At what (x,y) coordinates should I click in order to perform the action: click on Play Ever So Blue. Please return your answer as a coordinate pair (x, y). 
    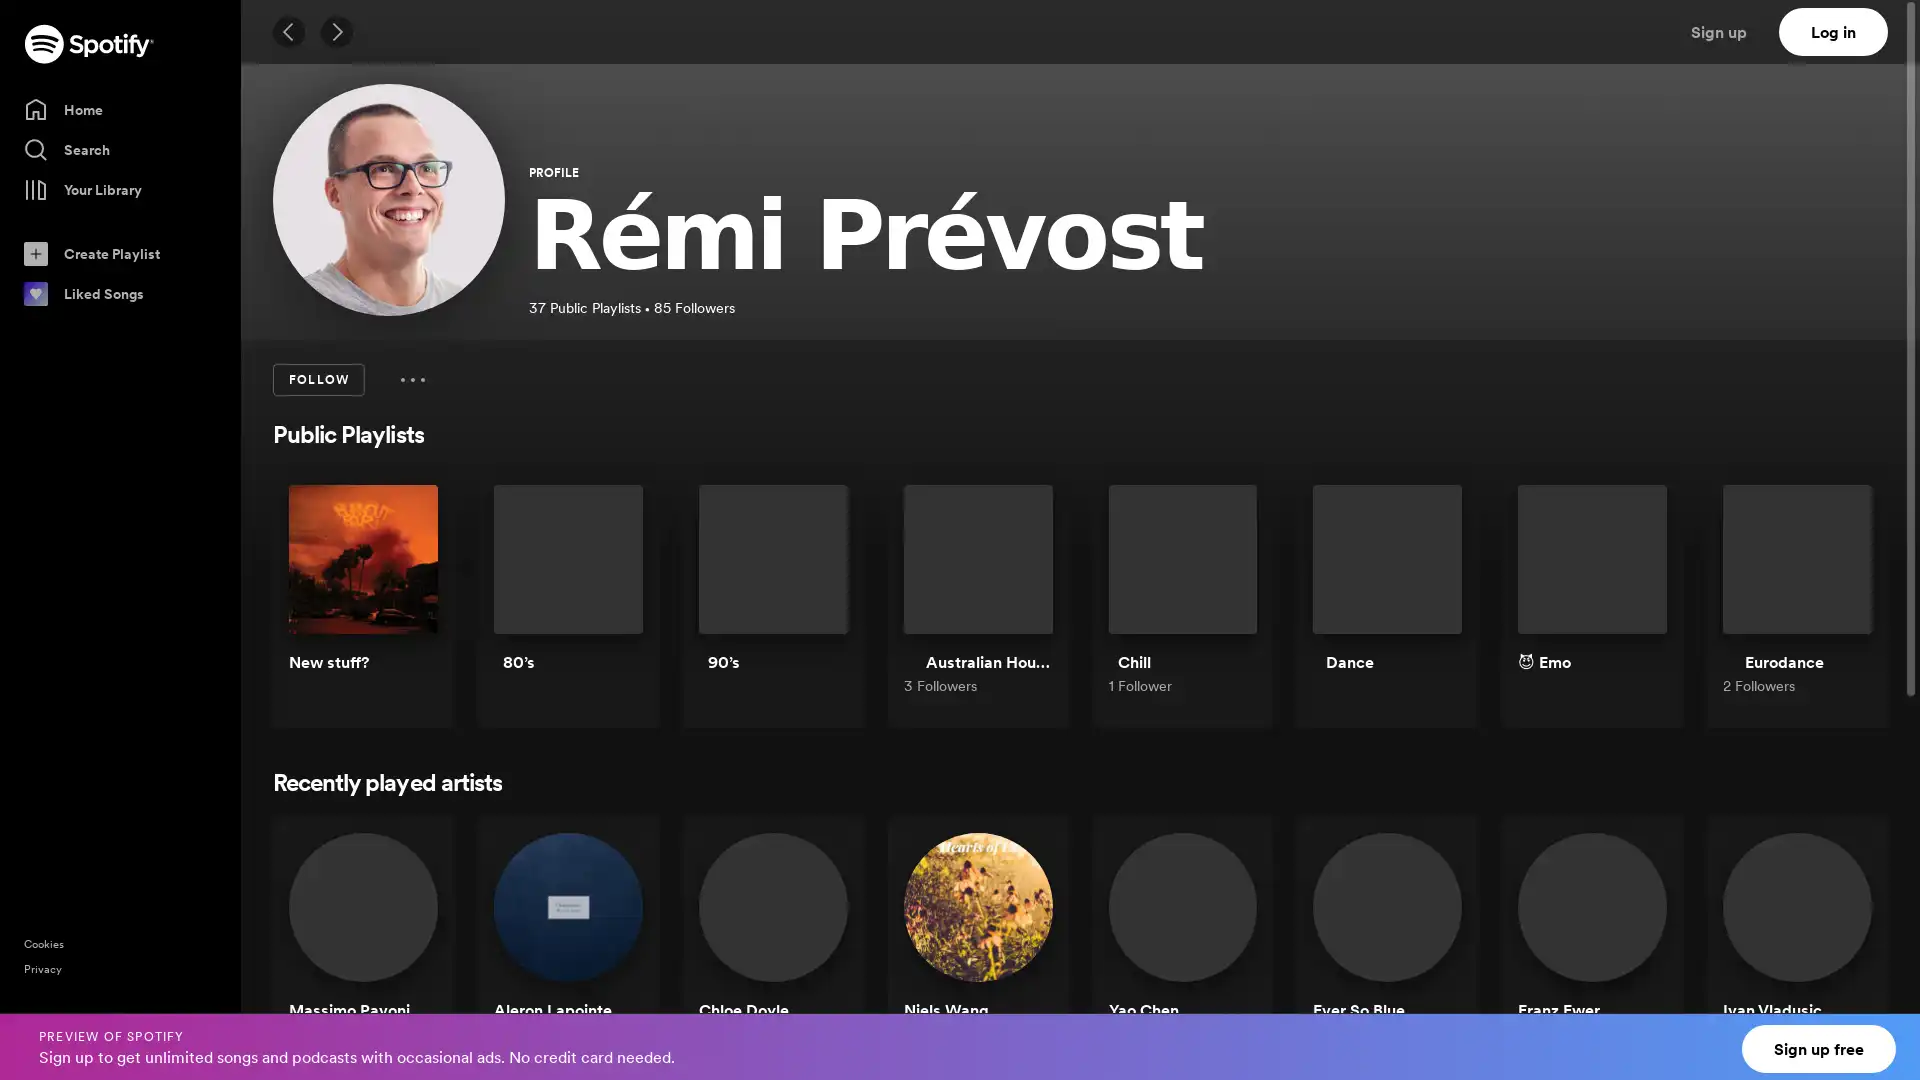
    Looking at the image, I should click on (1429, 955).